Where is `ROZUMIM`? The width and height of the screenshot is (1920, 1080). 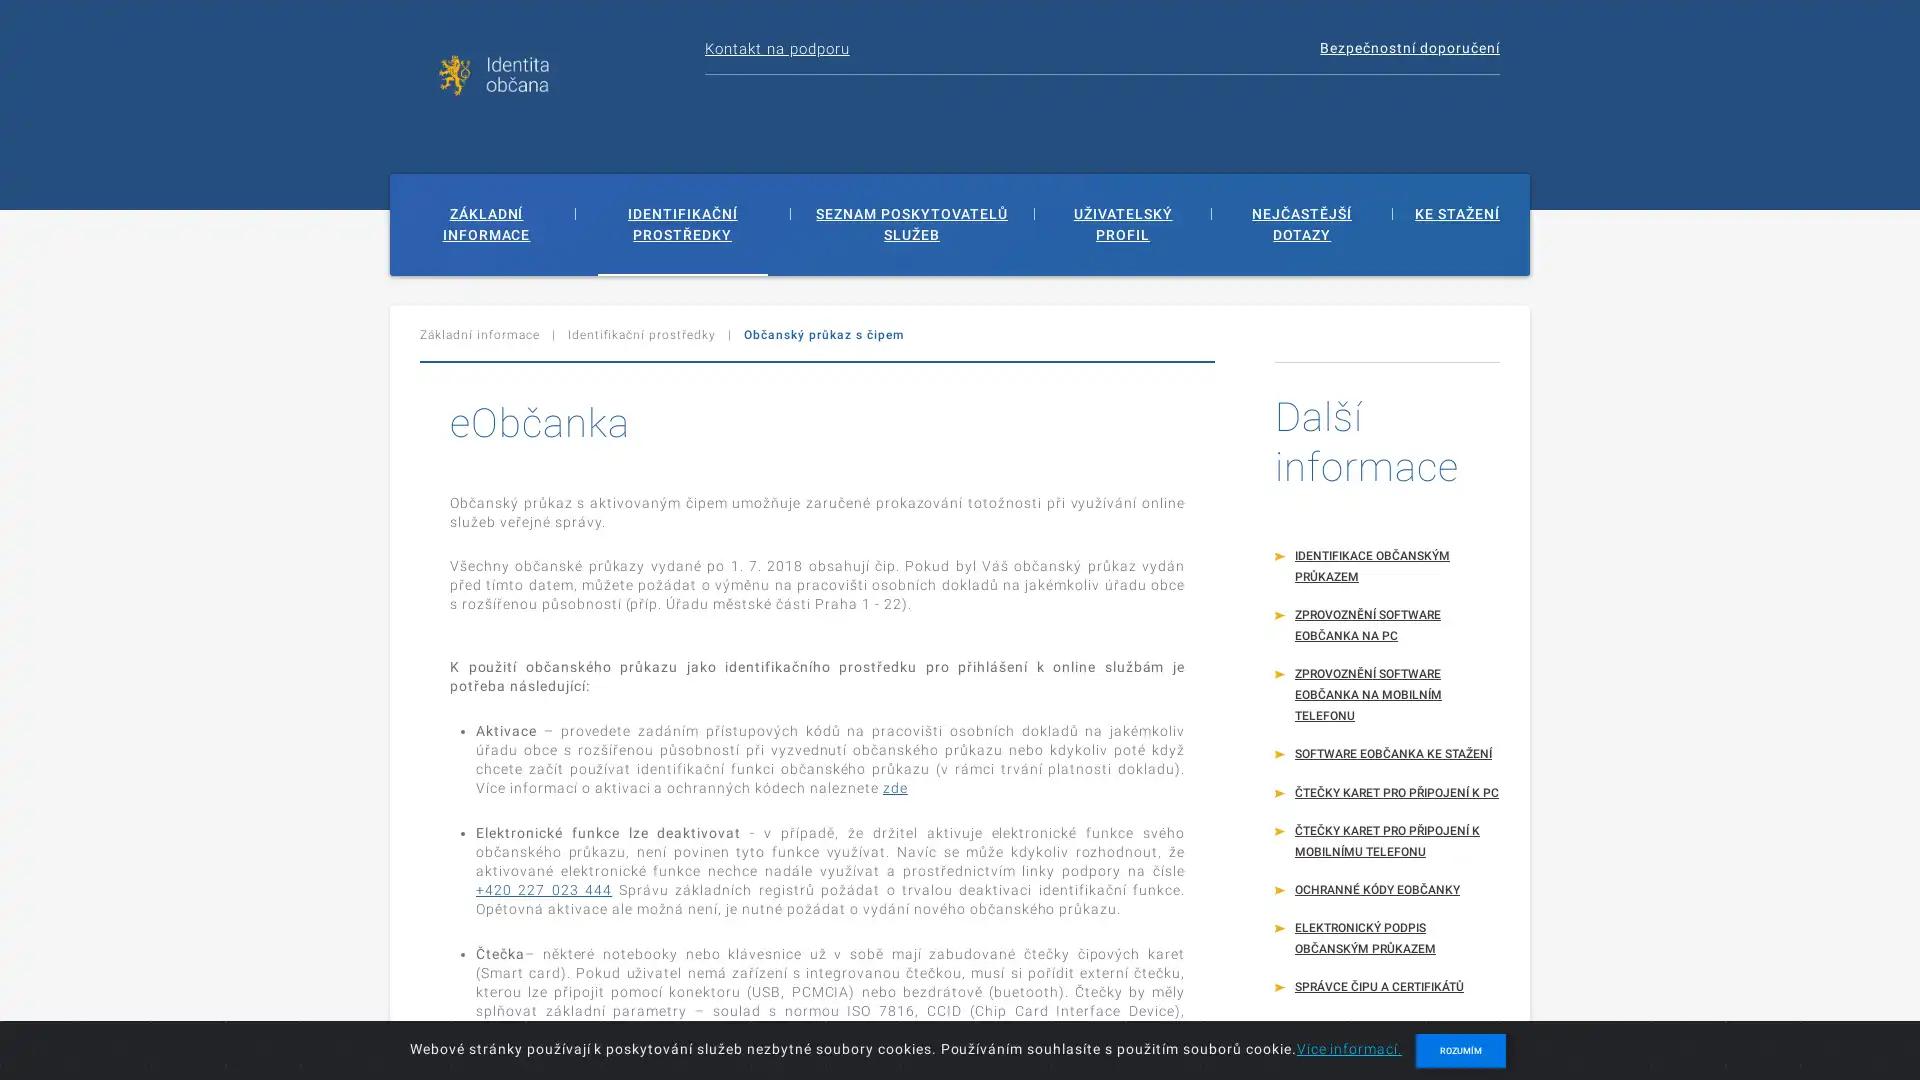 ROZUMIM is located at coordinates (1460, 1048).